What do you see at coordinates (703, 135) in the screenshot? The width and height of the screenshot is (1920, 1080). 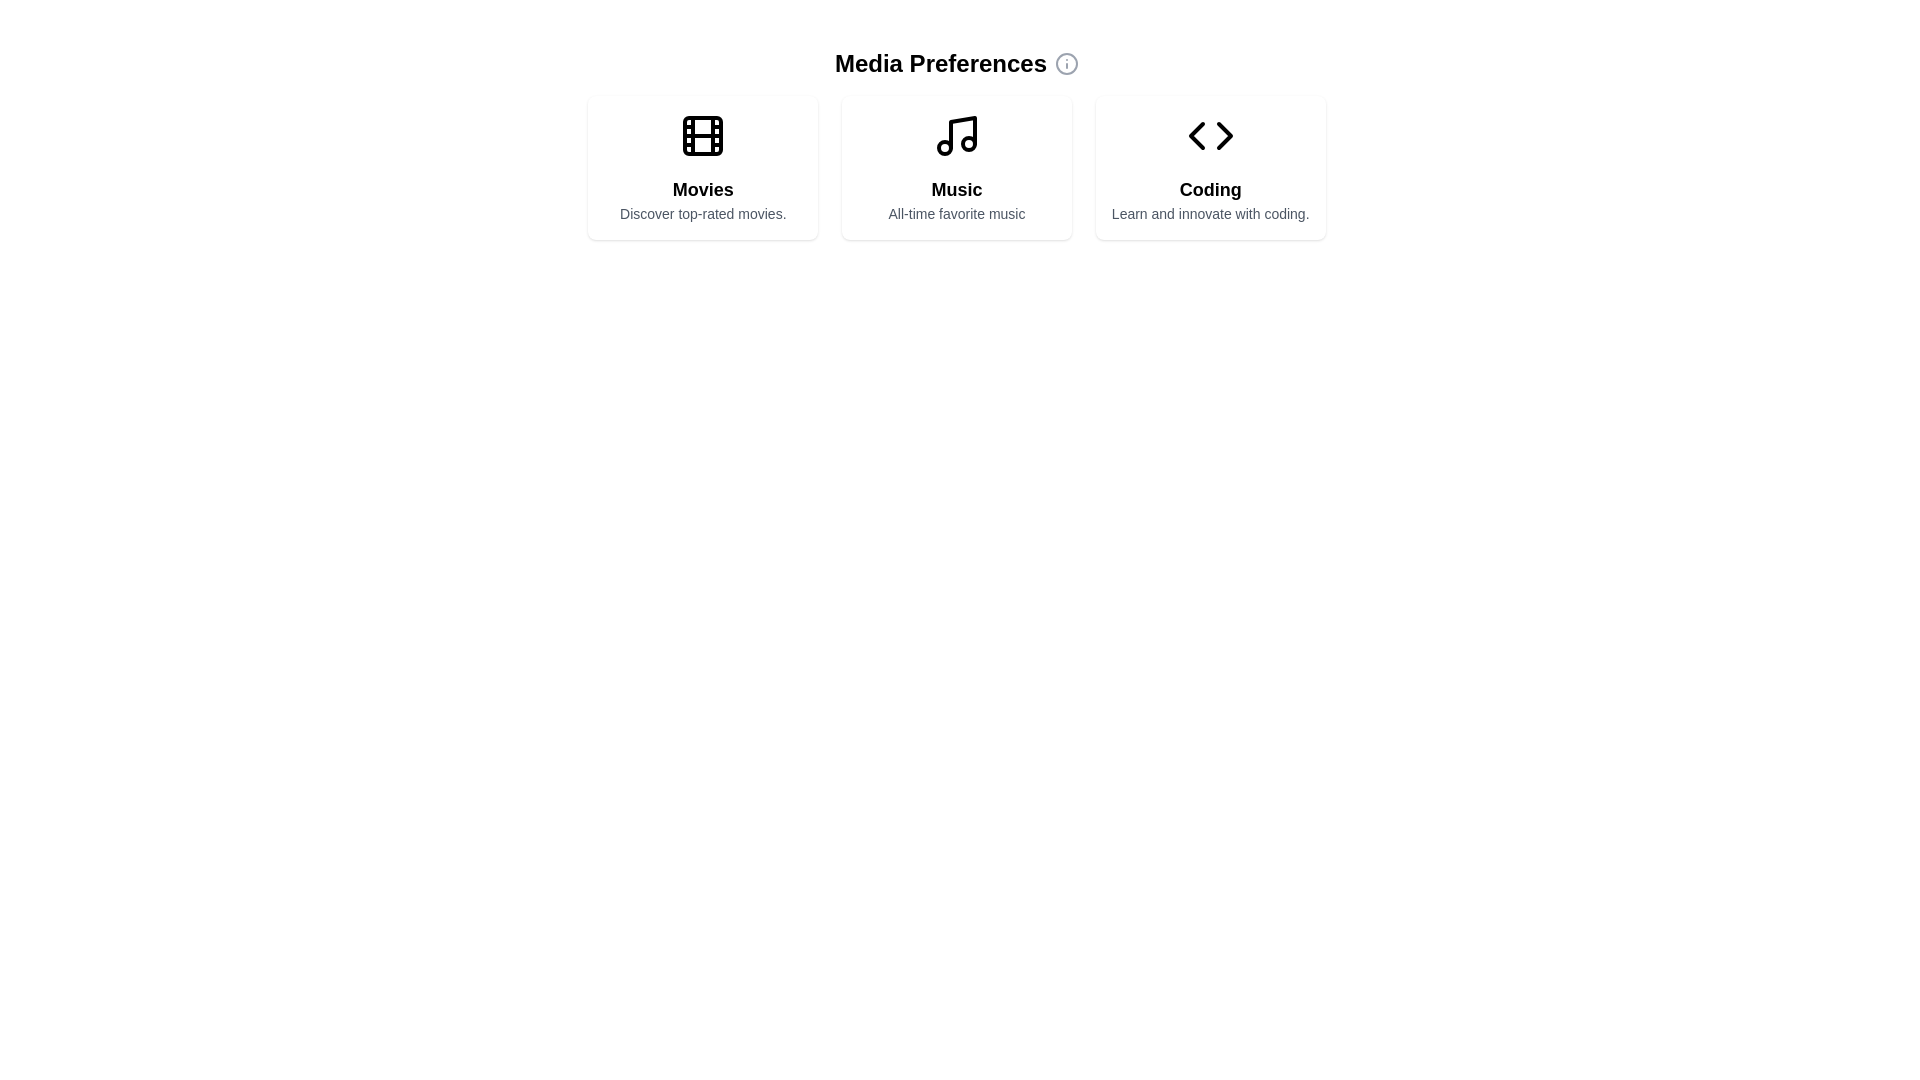 I see `the rectangular decorative element that resembles part of a film reel icon in the 'Movies' preference option` at bounding box center [703, 135].